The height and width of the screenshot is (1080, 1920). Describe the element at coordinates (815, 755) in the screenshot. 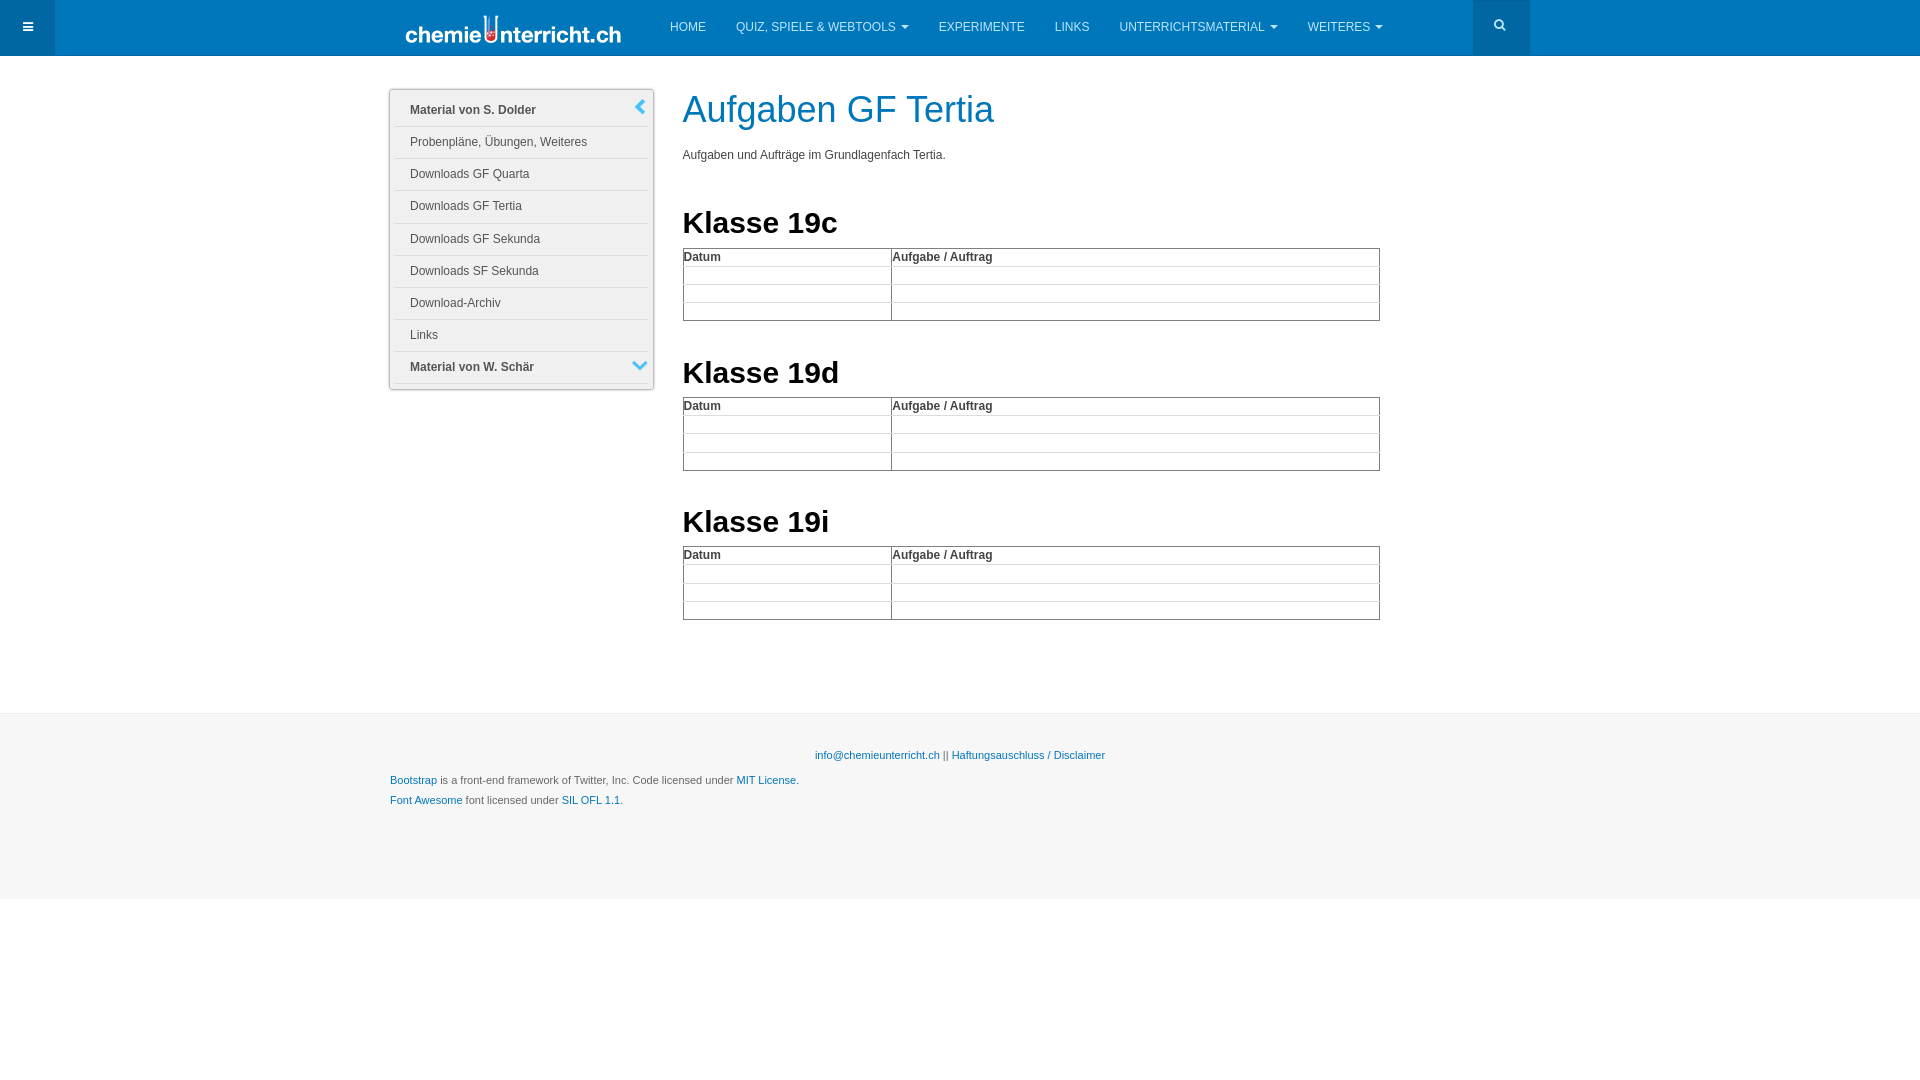

I see `'info@chemieunterricht.ch'` at that location.